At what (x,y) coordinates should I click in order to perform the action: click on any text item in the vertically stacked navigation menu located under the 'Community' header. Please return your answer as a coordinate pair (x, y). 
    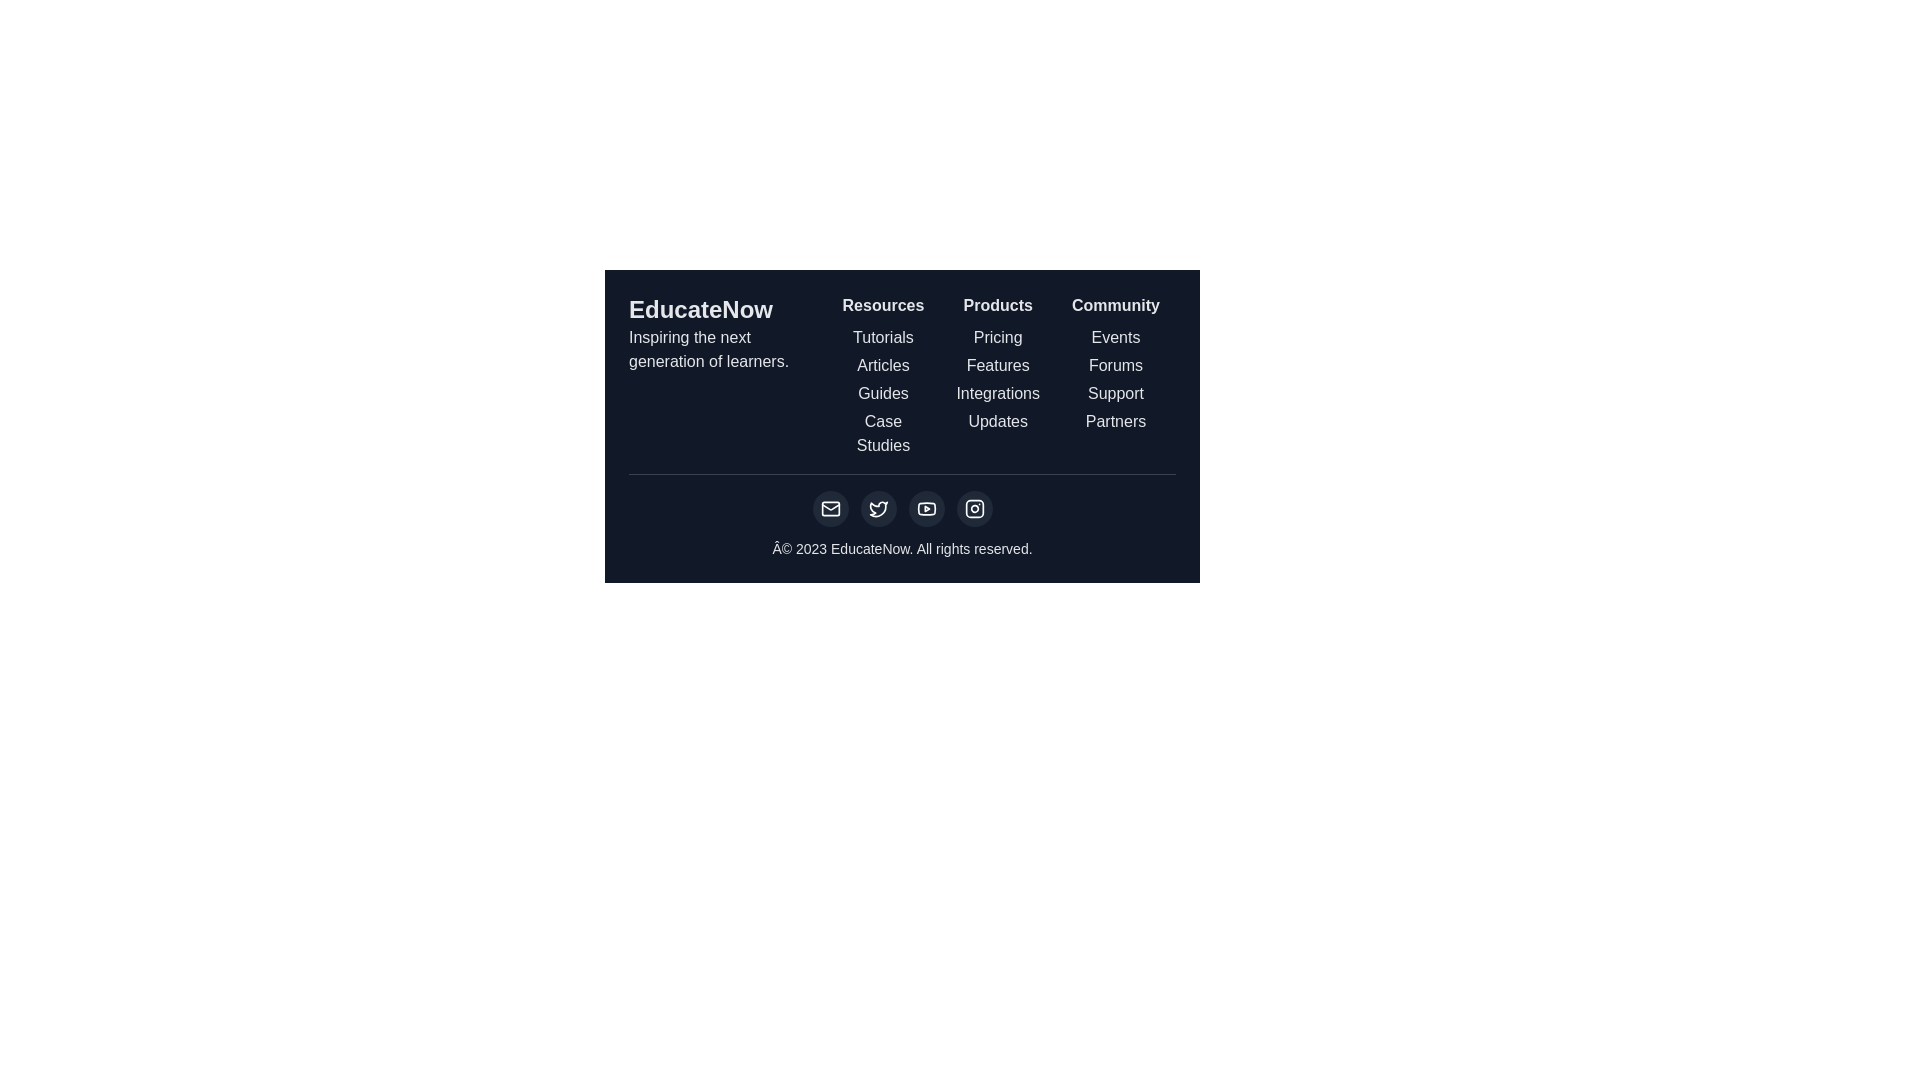
    Looking at the image, I should click on (1115, 380).